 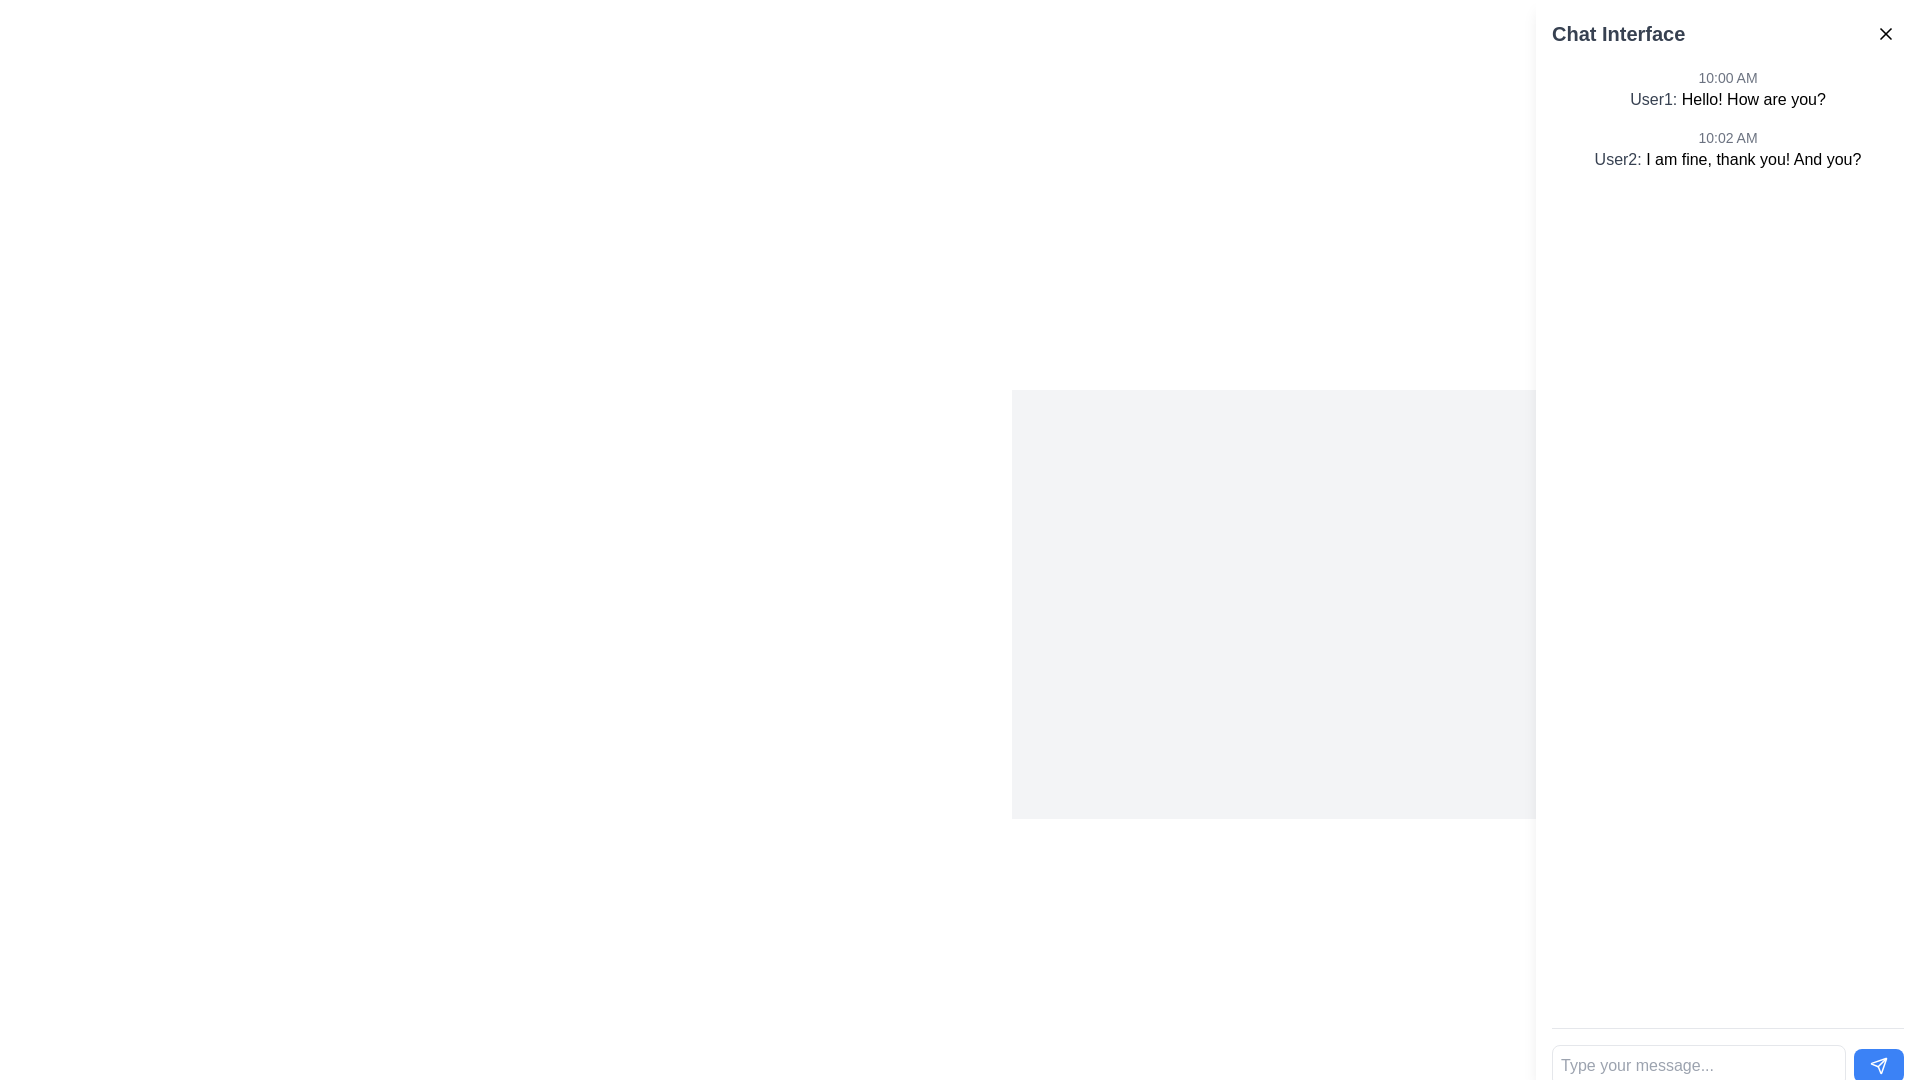 I want to click on text displayed on the bold, large-sized text label 'Chat Interface' located at the top of the right-side panel of the chat interface, so click(x=1618, y=34).